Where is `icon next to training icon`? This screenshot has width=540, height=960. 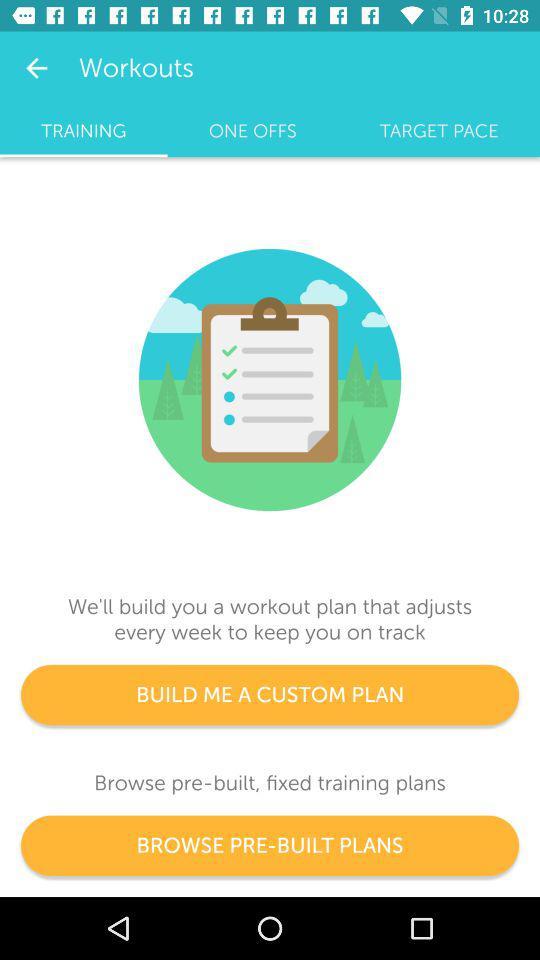
icon next to training icon is located at coordinates (252, 130).